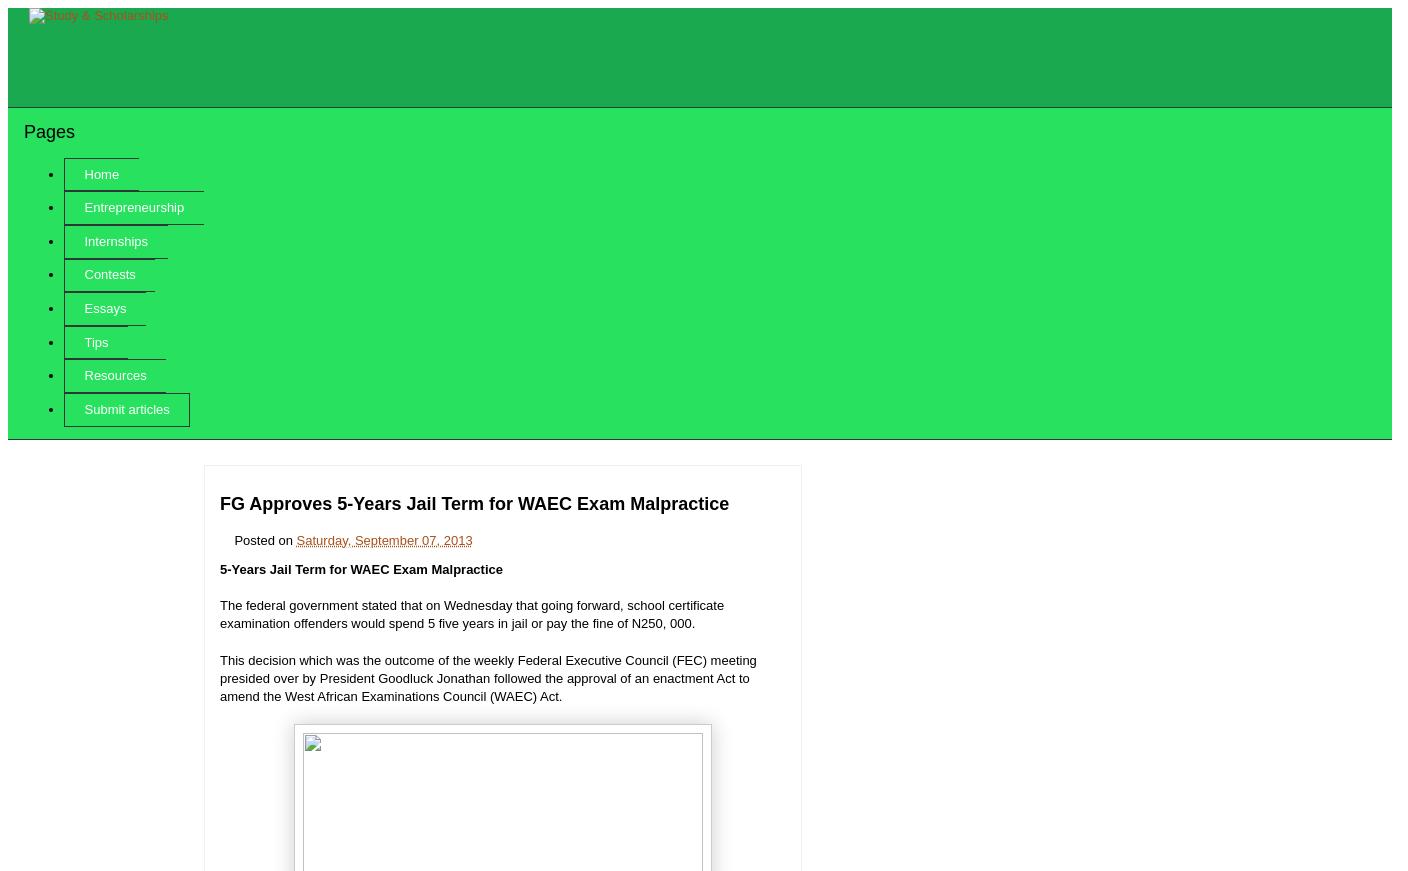  Describe the element at coordinates (48, 129) in the screenshot. I see `'Pages'` at that location.